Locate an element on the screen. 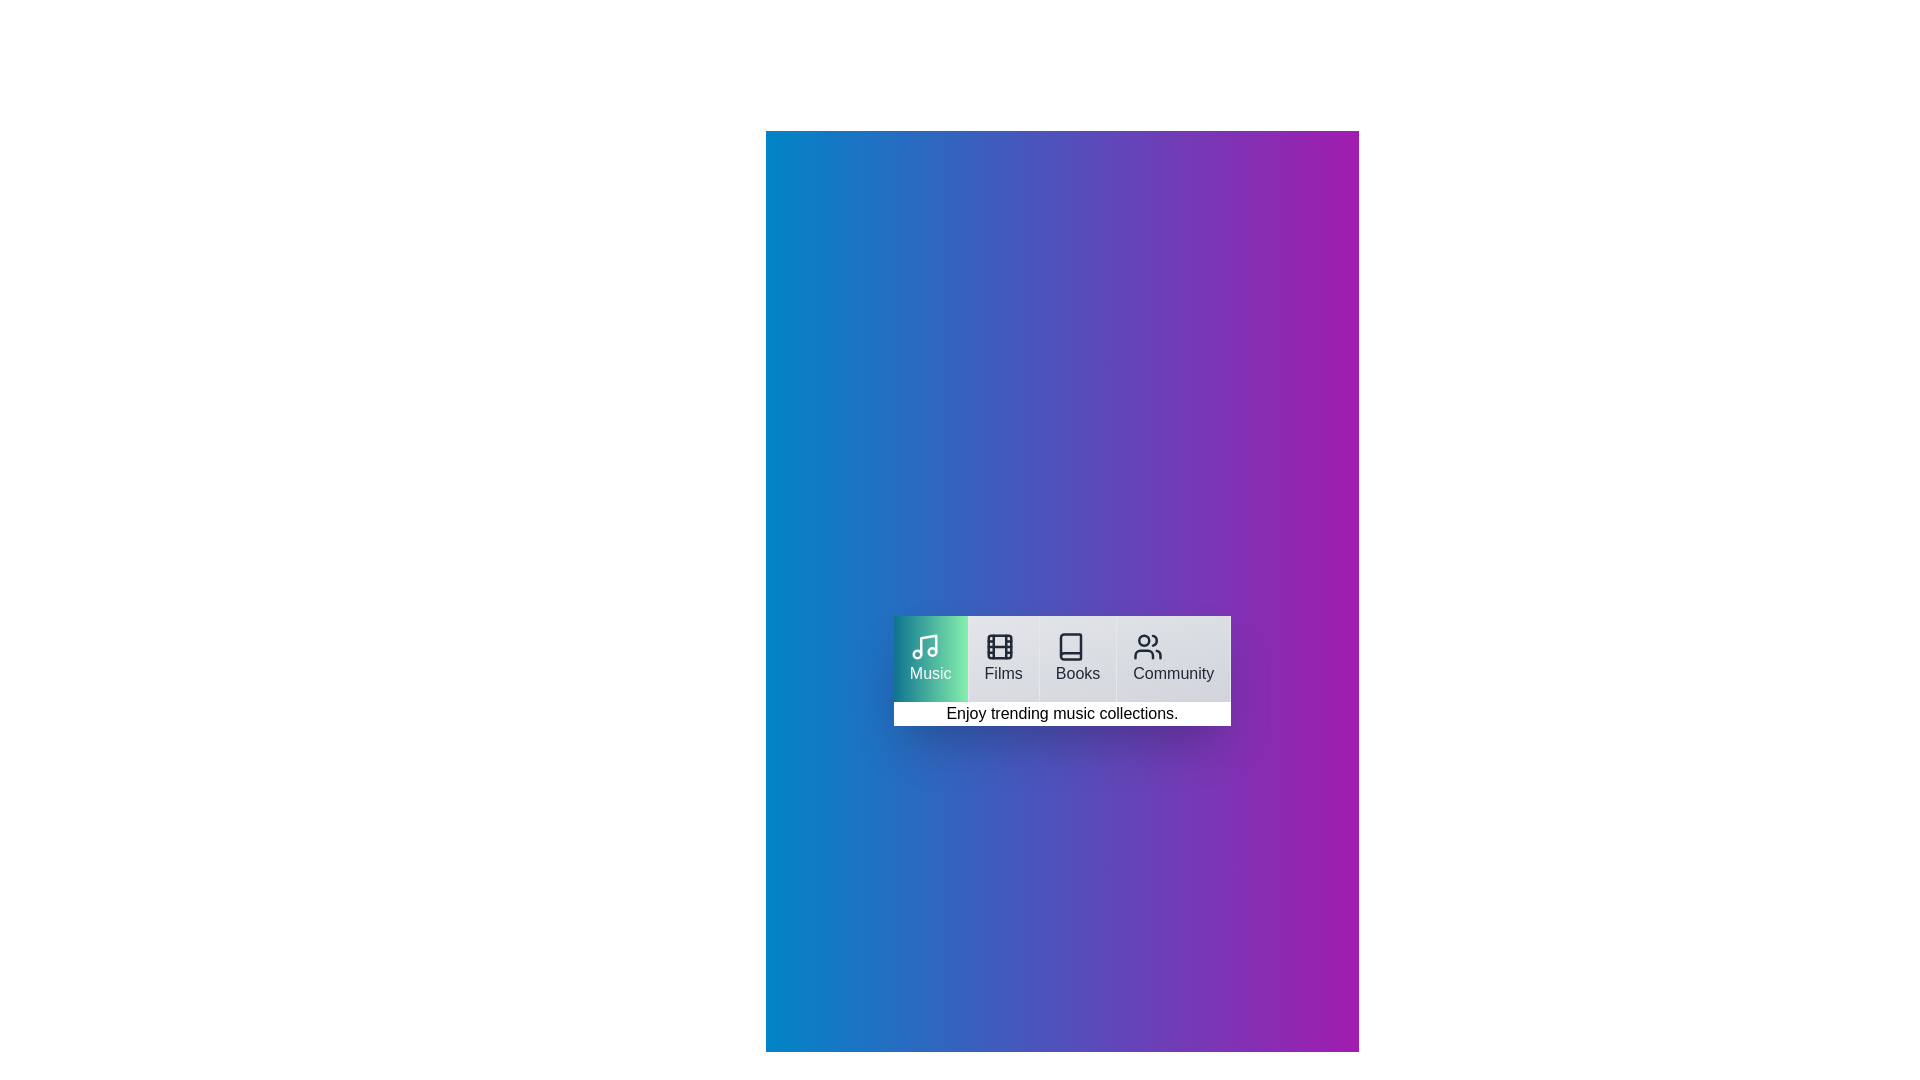  the 'Community' button, which features an icon of two user silhouettes and is located to the right of the 'Books' button is located at coordinates (1174, 659).